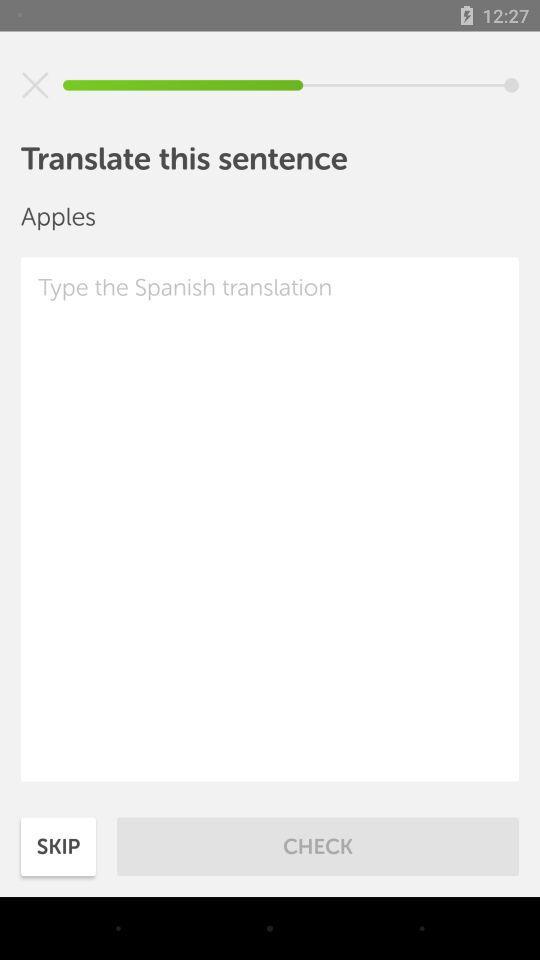 The height and width of the screenshot is (960, 540). Describe the element at coordinates (35, 85) in the screenshot. I see `hit the x` at that location.